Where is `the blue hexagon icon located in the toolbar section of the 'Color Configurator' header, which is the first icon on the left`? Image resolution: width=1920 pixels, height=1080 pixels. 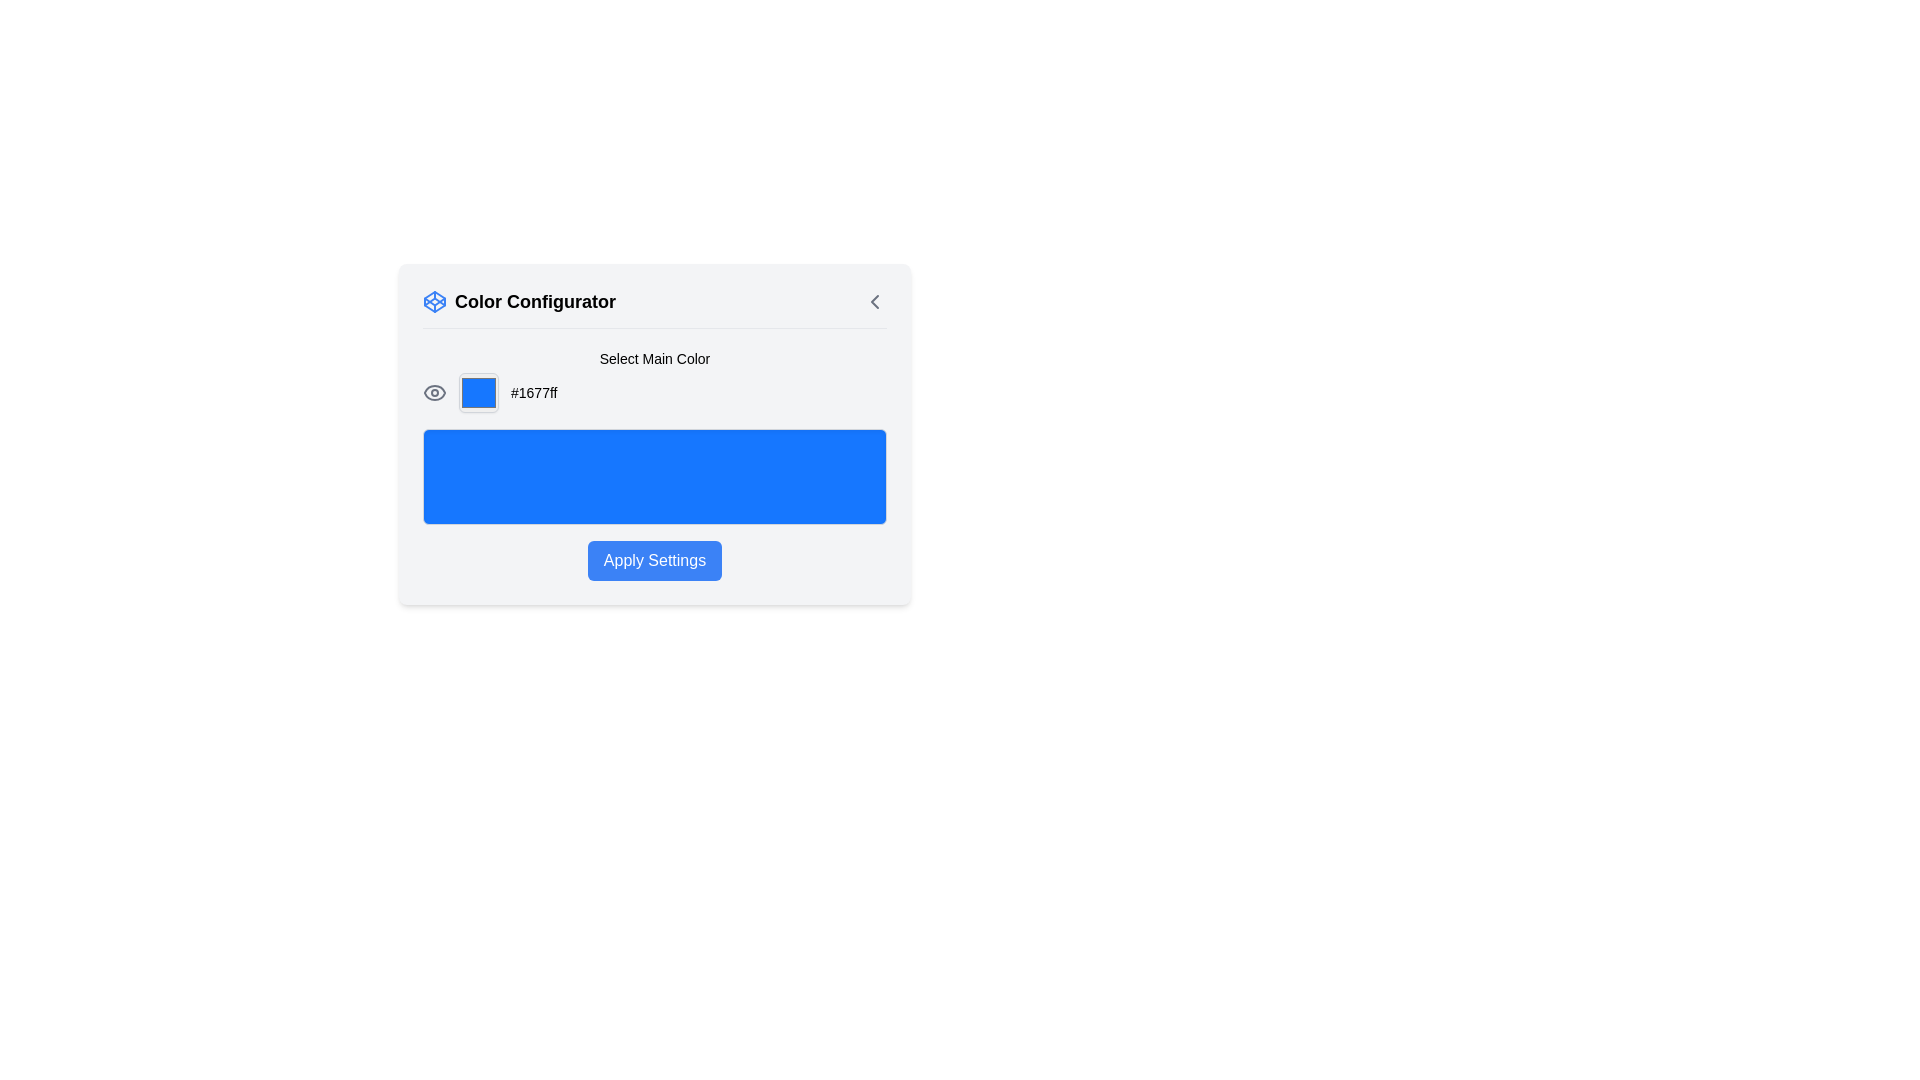 the blue hexagon icon located in the toolbar section of the 'Color Configurator' header, which is the first icon on the left is located at coordinates (434, 301).